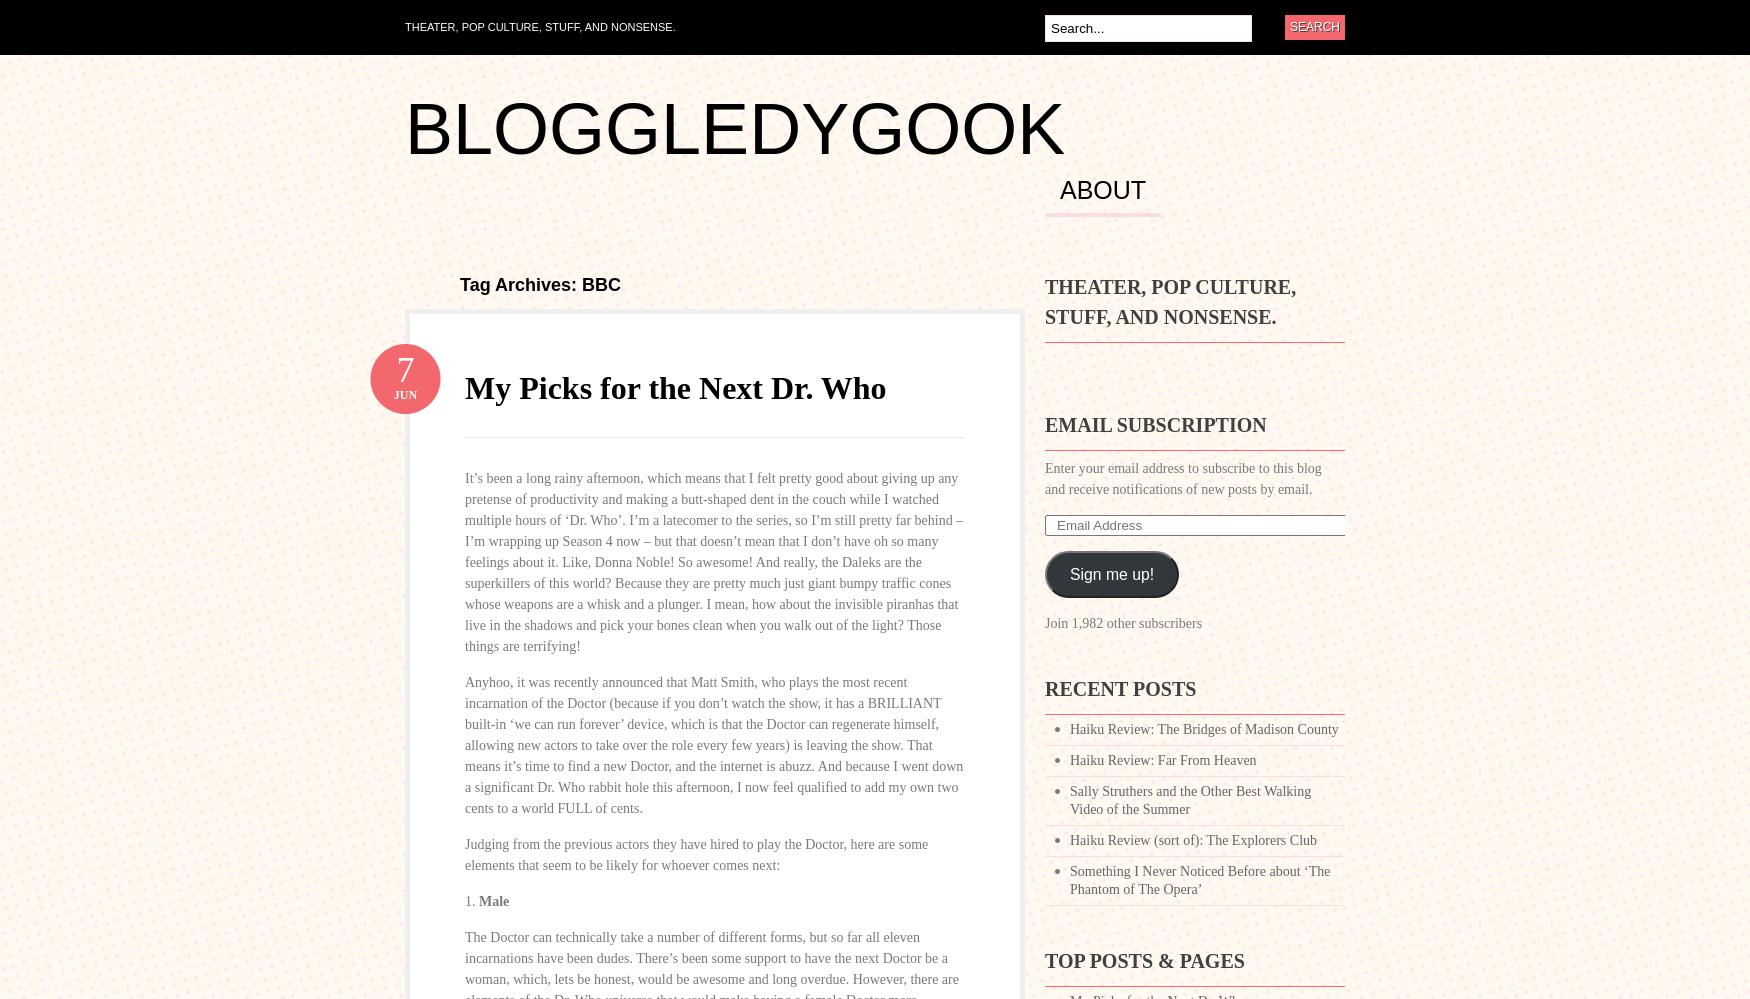  Describe the element at coordinates (1154, 423) in the screenshot. I see `'Email Subscription'` at that location.